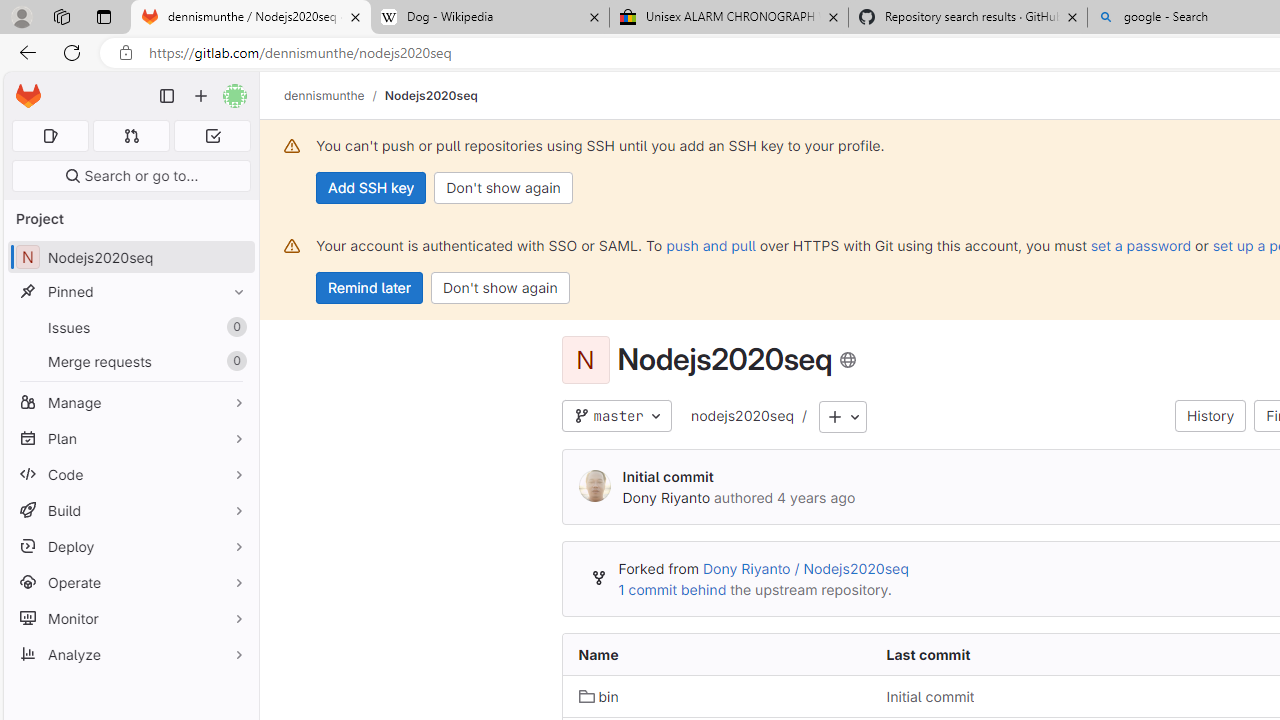 The image size is (1280, 720). Describe the element at coordinates (125, 52) in the screenshot. I see `'View site information'` at that location.